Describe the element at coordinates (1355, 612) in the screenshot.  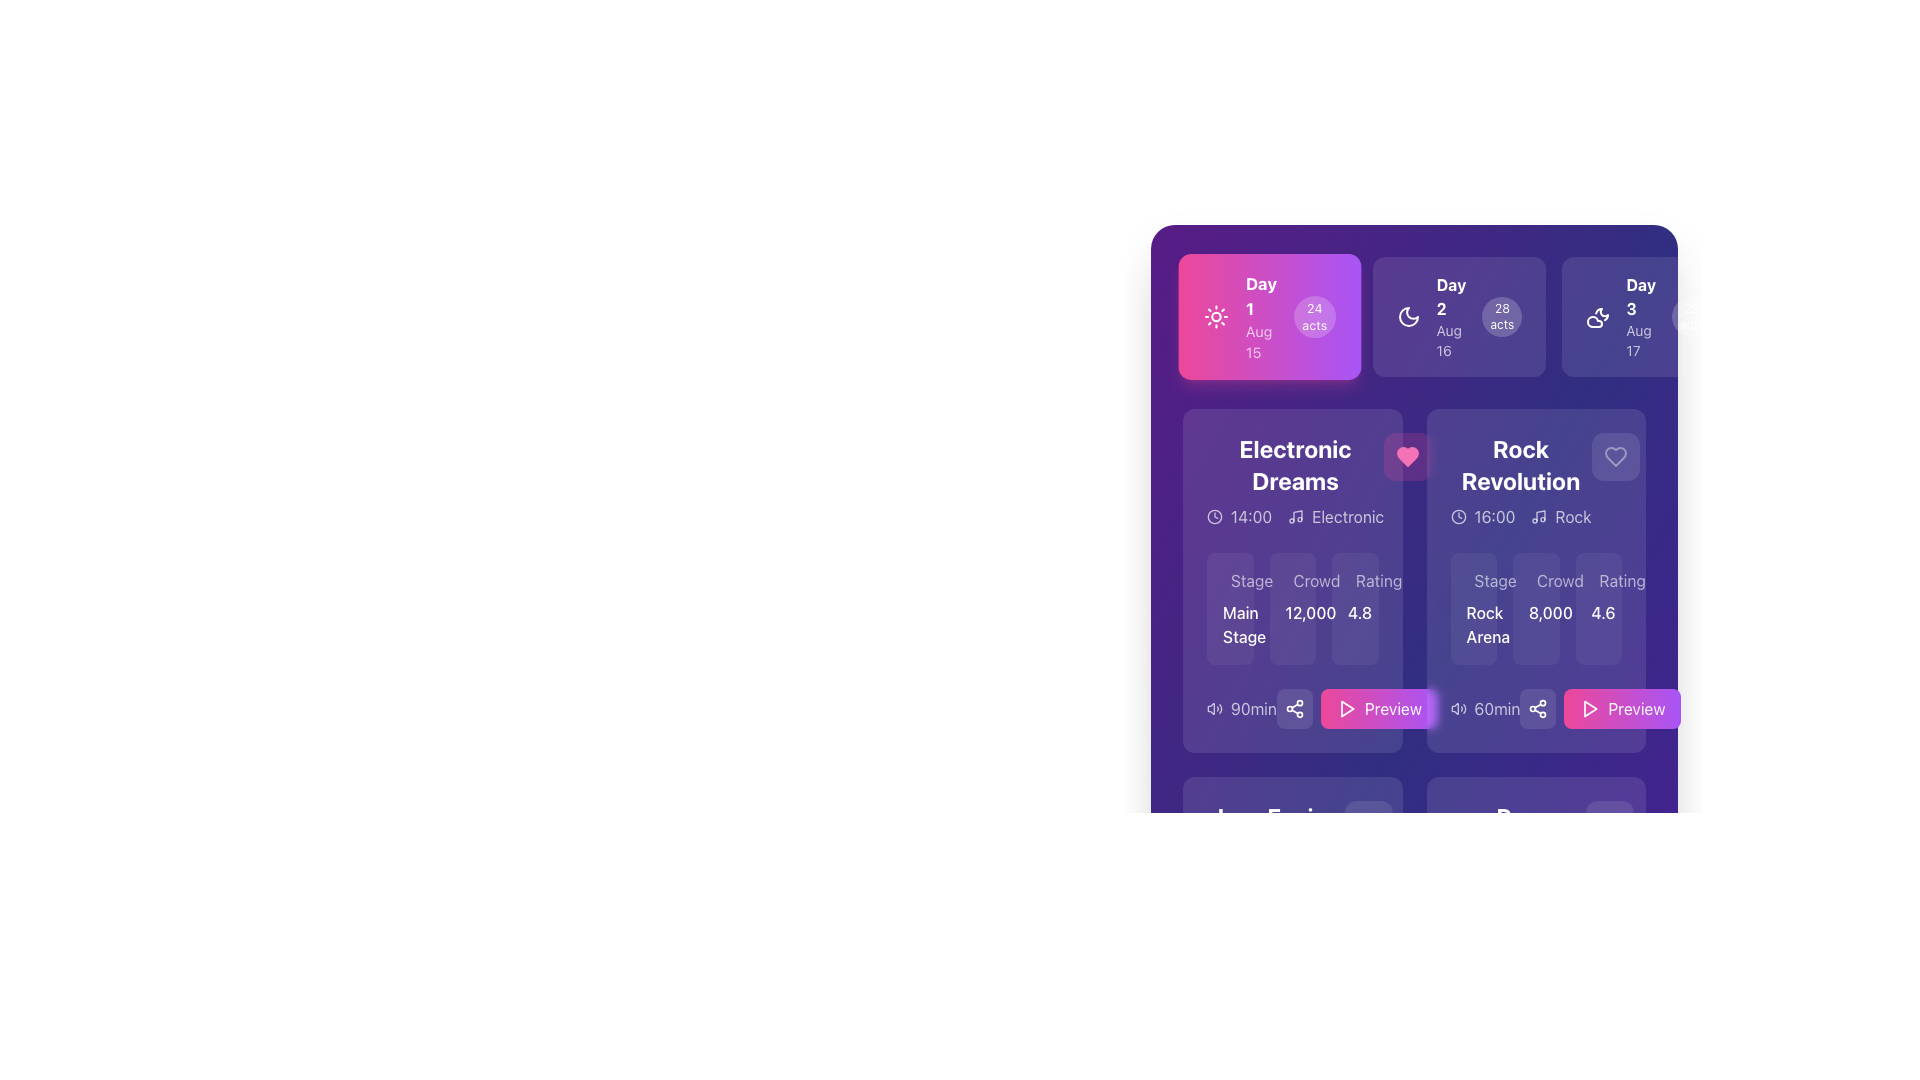
I see `the static text element displaying the rating value '4.8', which is located in the 'Rating' section of the interface, surrounded by a deep purple background and near graphical star icons` at that location.